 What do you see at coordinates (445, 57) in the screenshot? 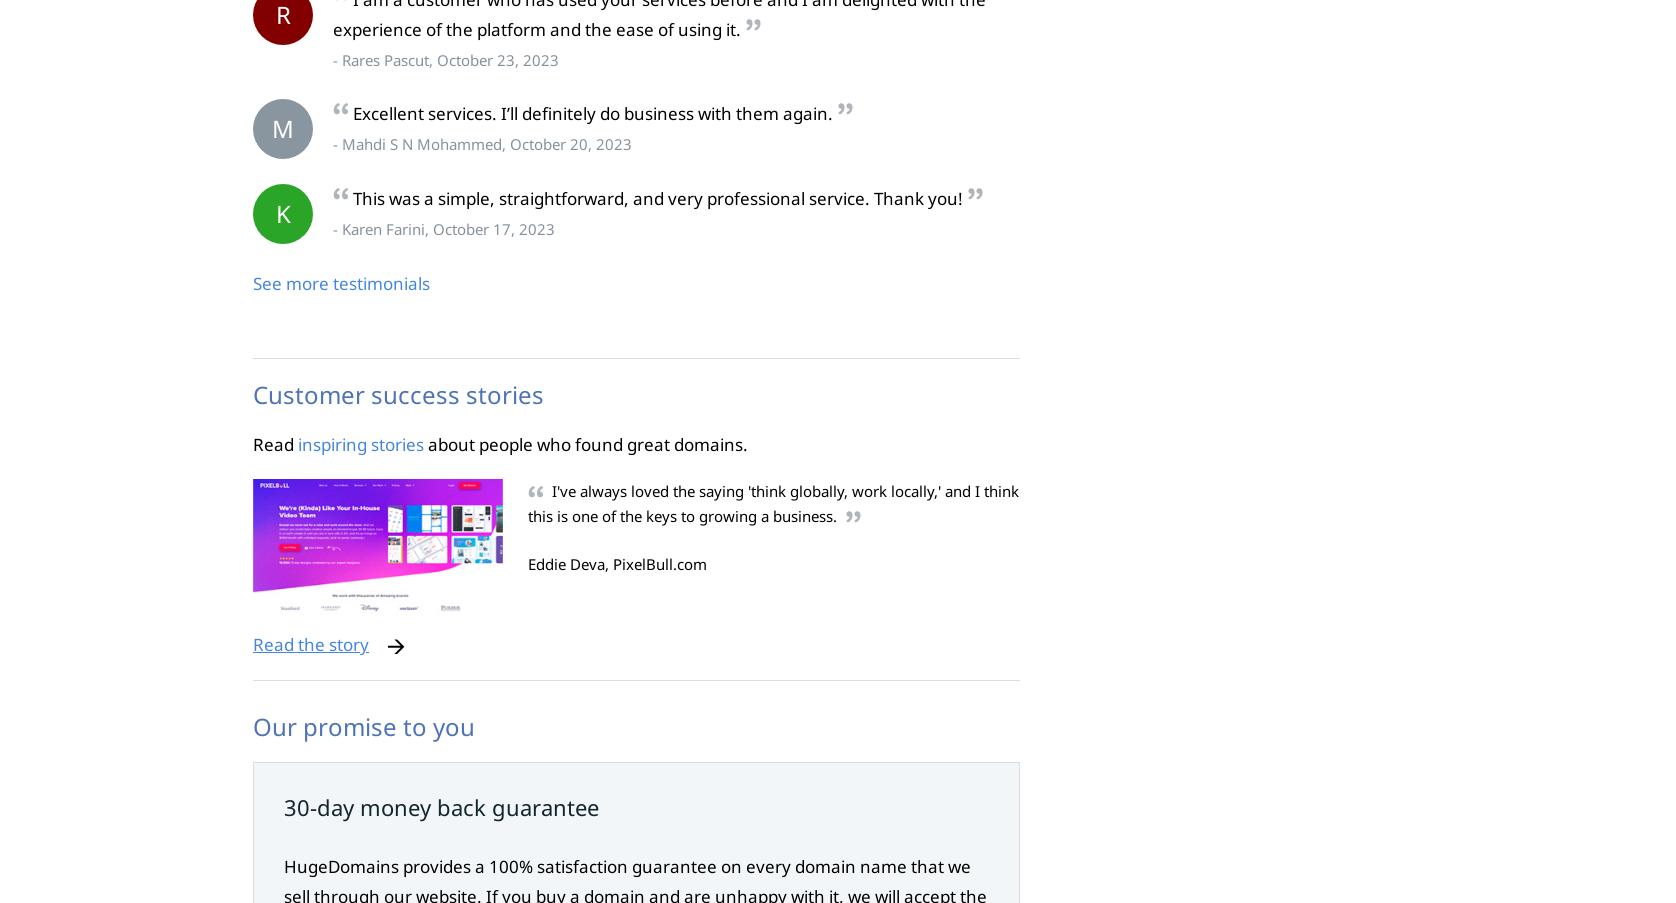
I see `'- Rares Pascut, October 23, 2023'` at bounding box center [445, 57].